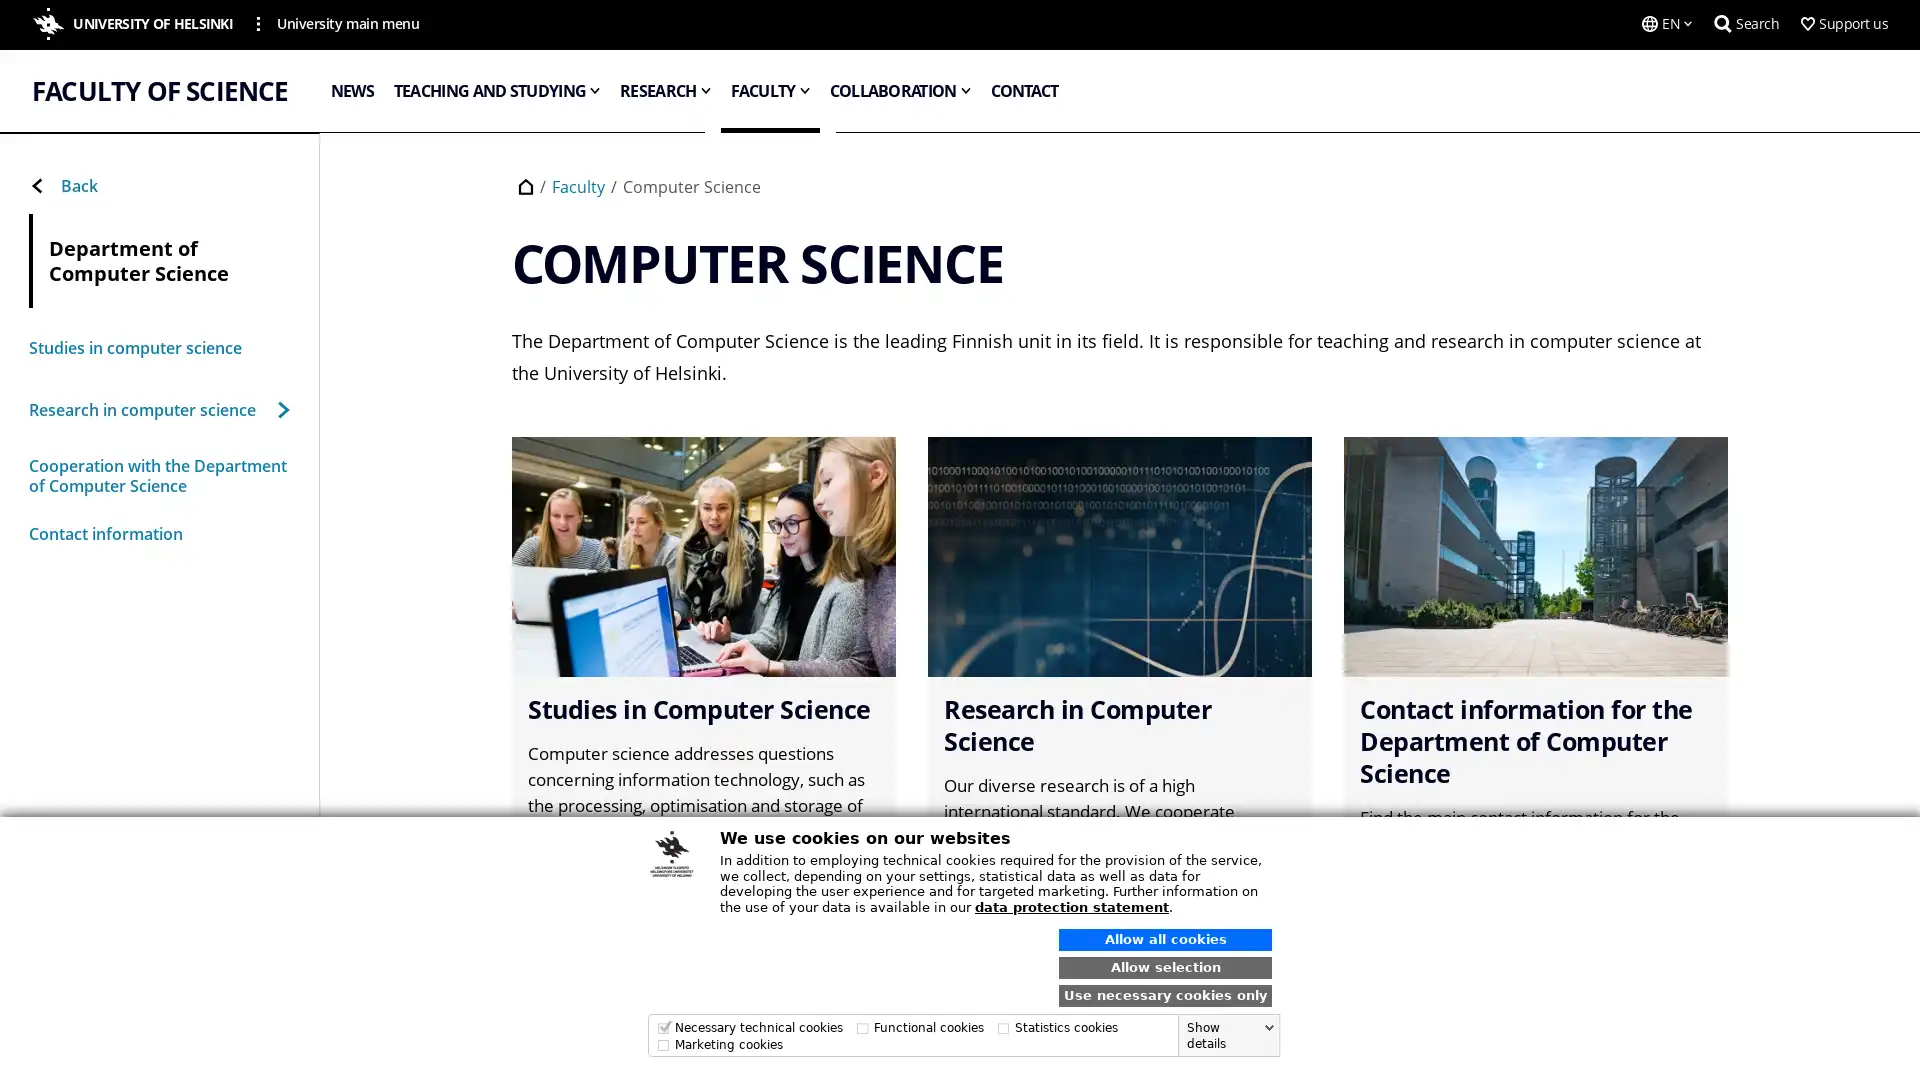 The image size is (1920, 1080). What do you see at coordinates (665, 91) in the screenshot?
I see `RESEARCH` at bounding box center [665, 91].